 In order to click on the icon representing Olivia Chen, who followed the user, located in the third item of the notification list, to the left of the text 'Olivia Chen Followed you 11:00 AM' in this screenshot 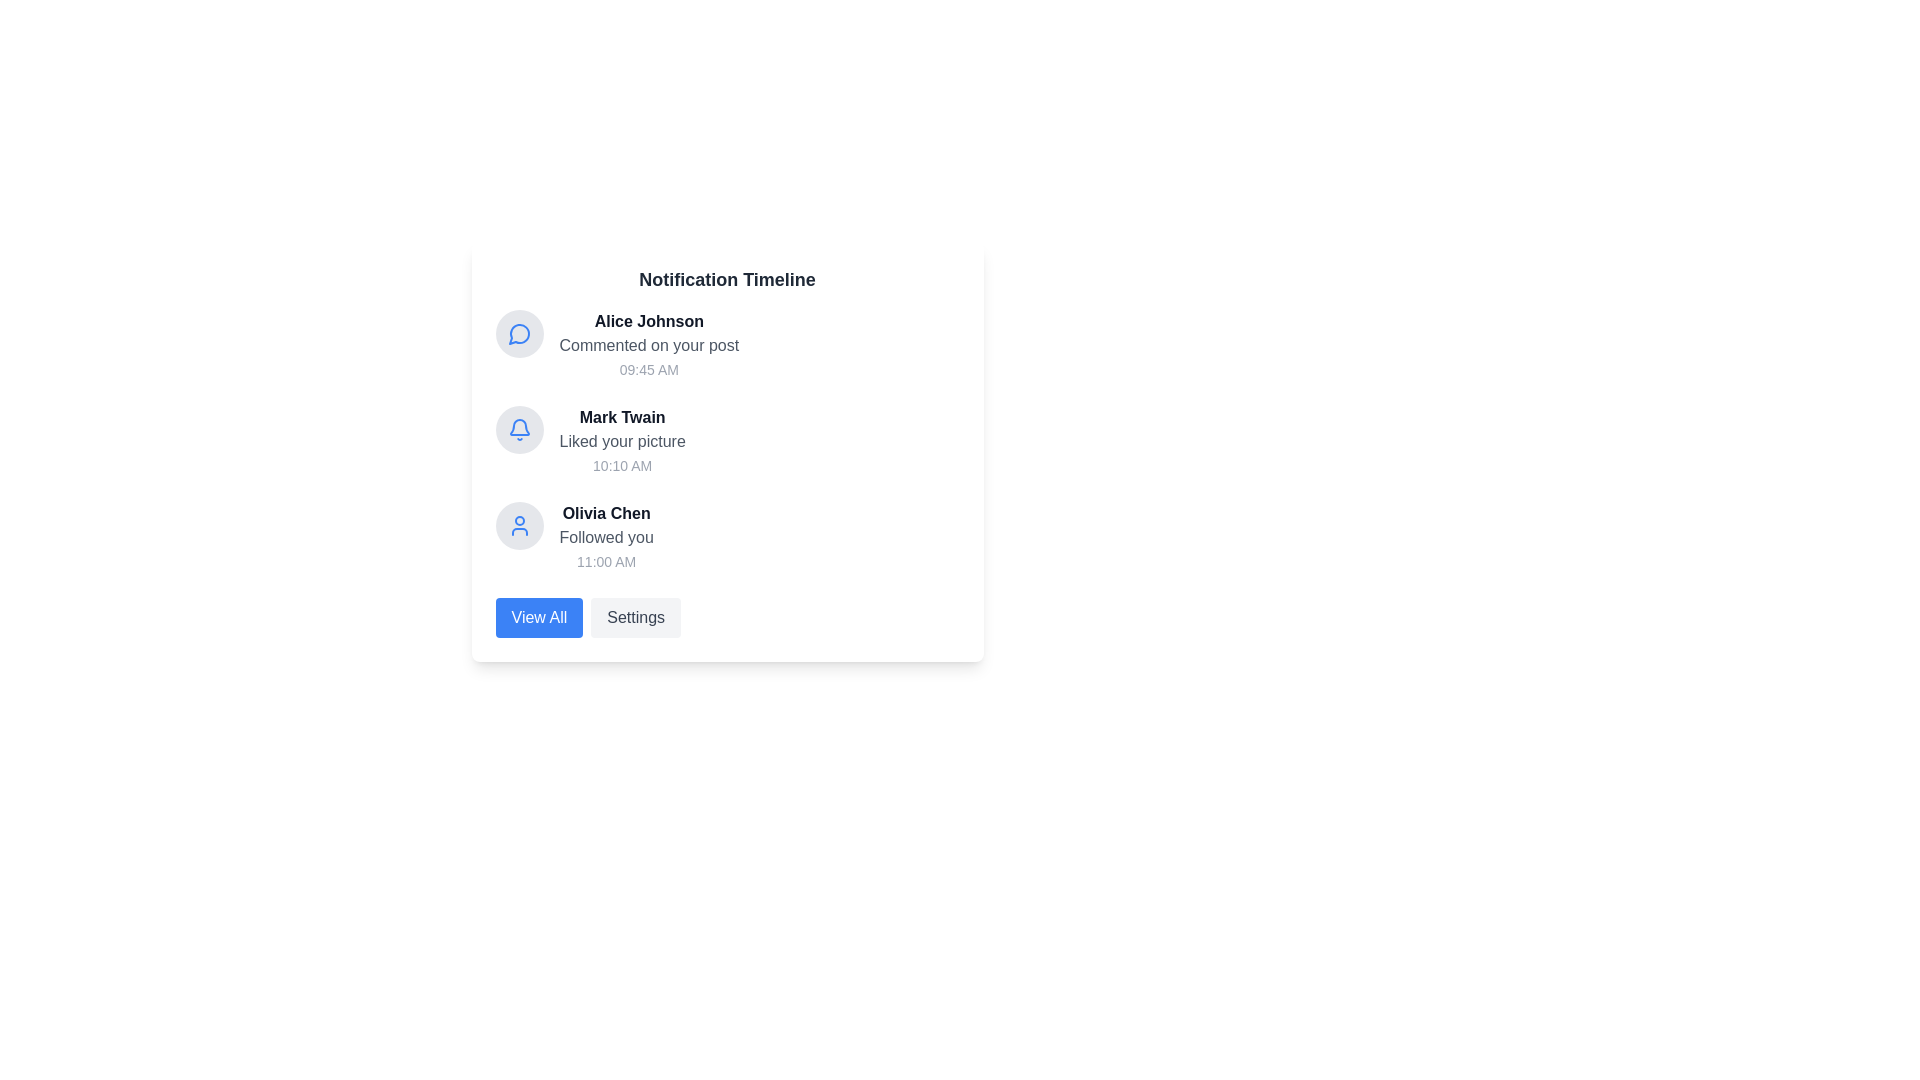, I will do `click(519, 524)`.